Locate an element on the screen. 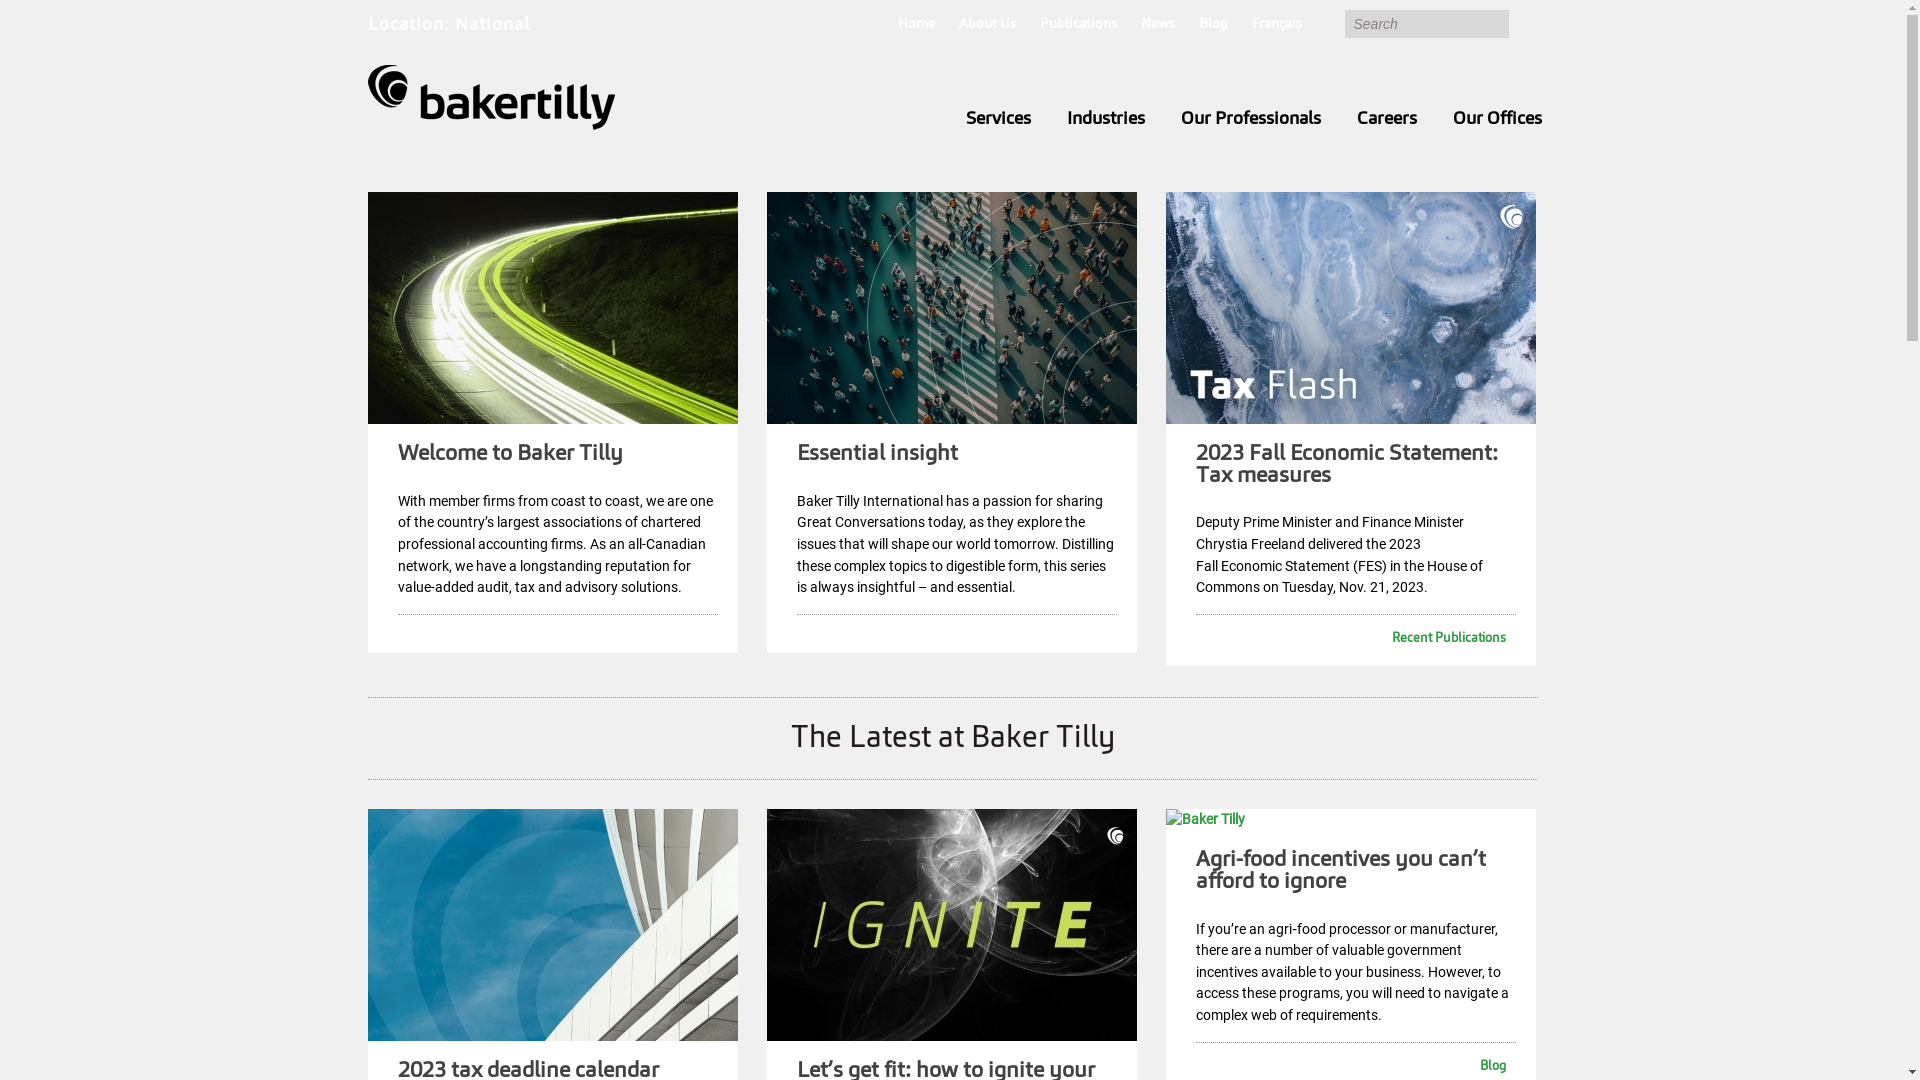 The width and height of the screenshot is (1920, 1080). '2023 Fall Economic Statement: Tax measures' is located at coordinates (1347, 465).